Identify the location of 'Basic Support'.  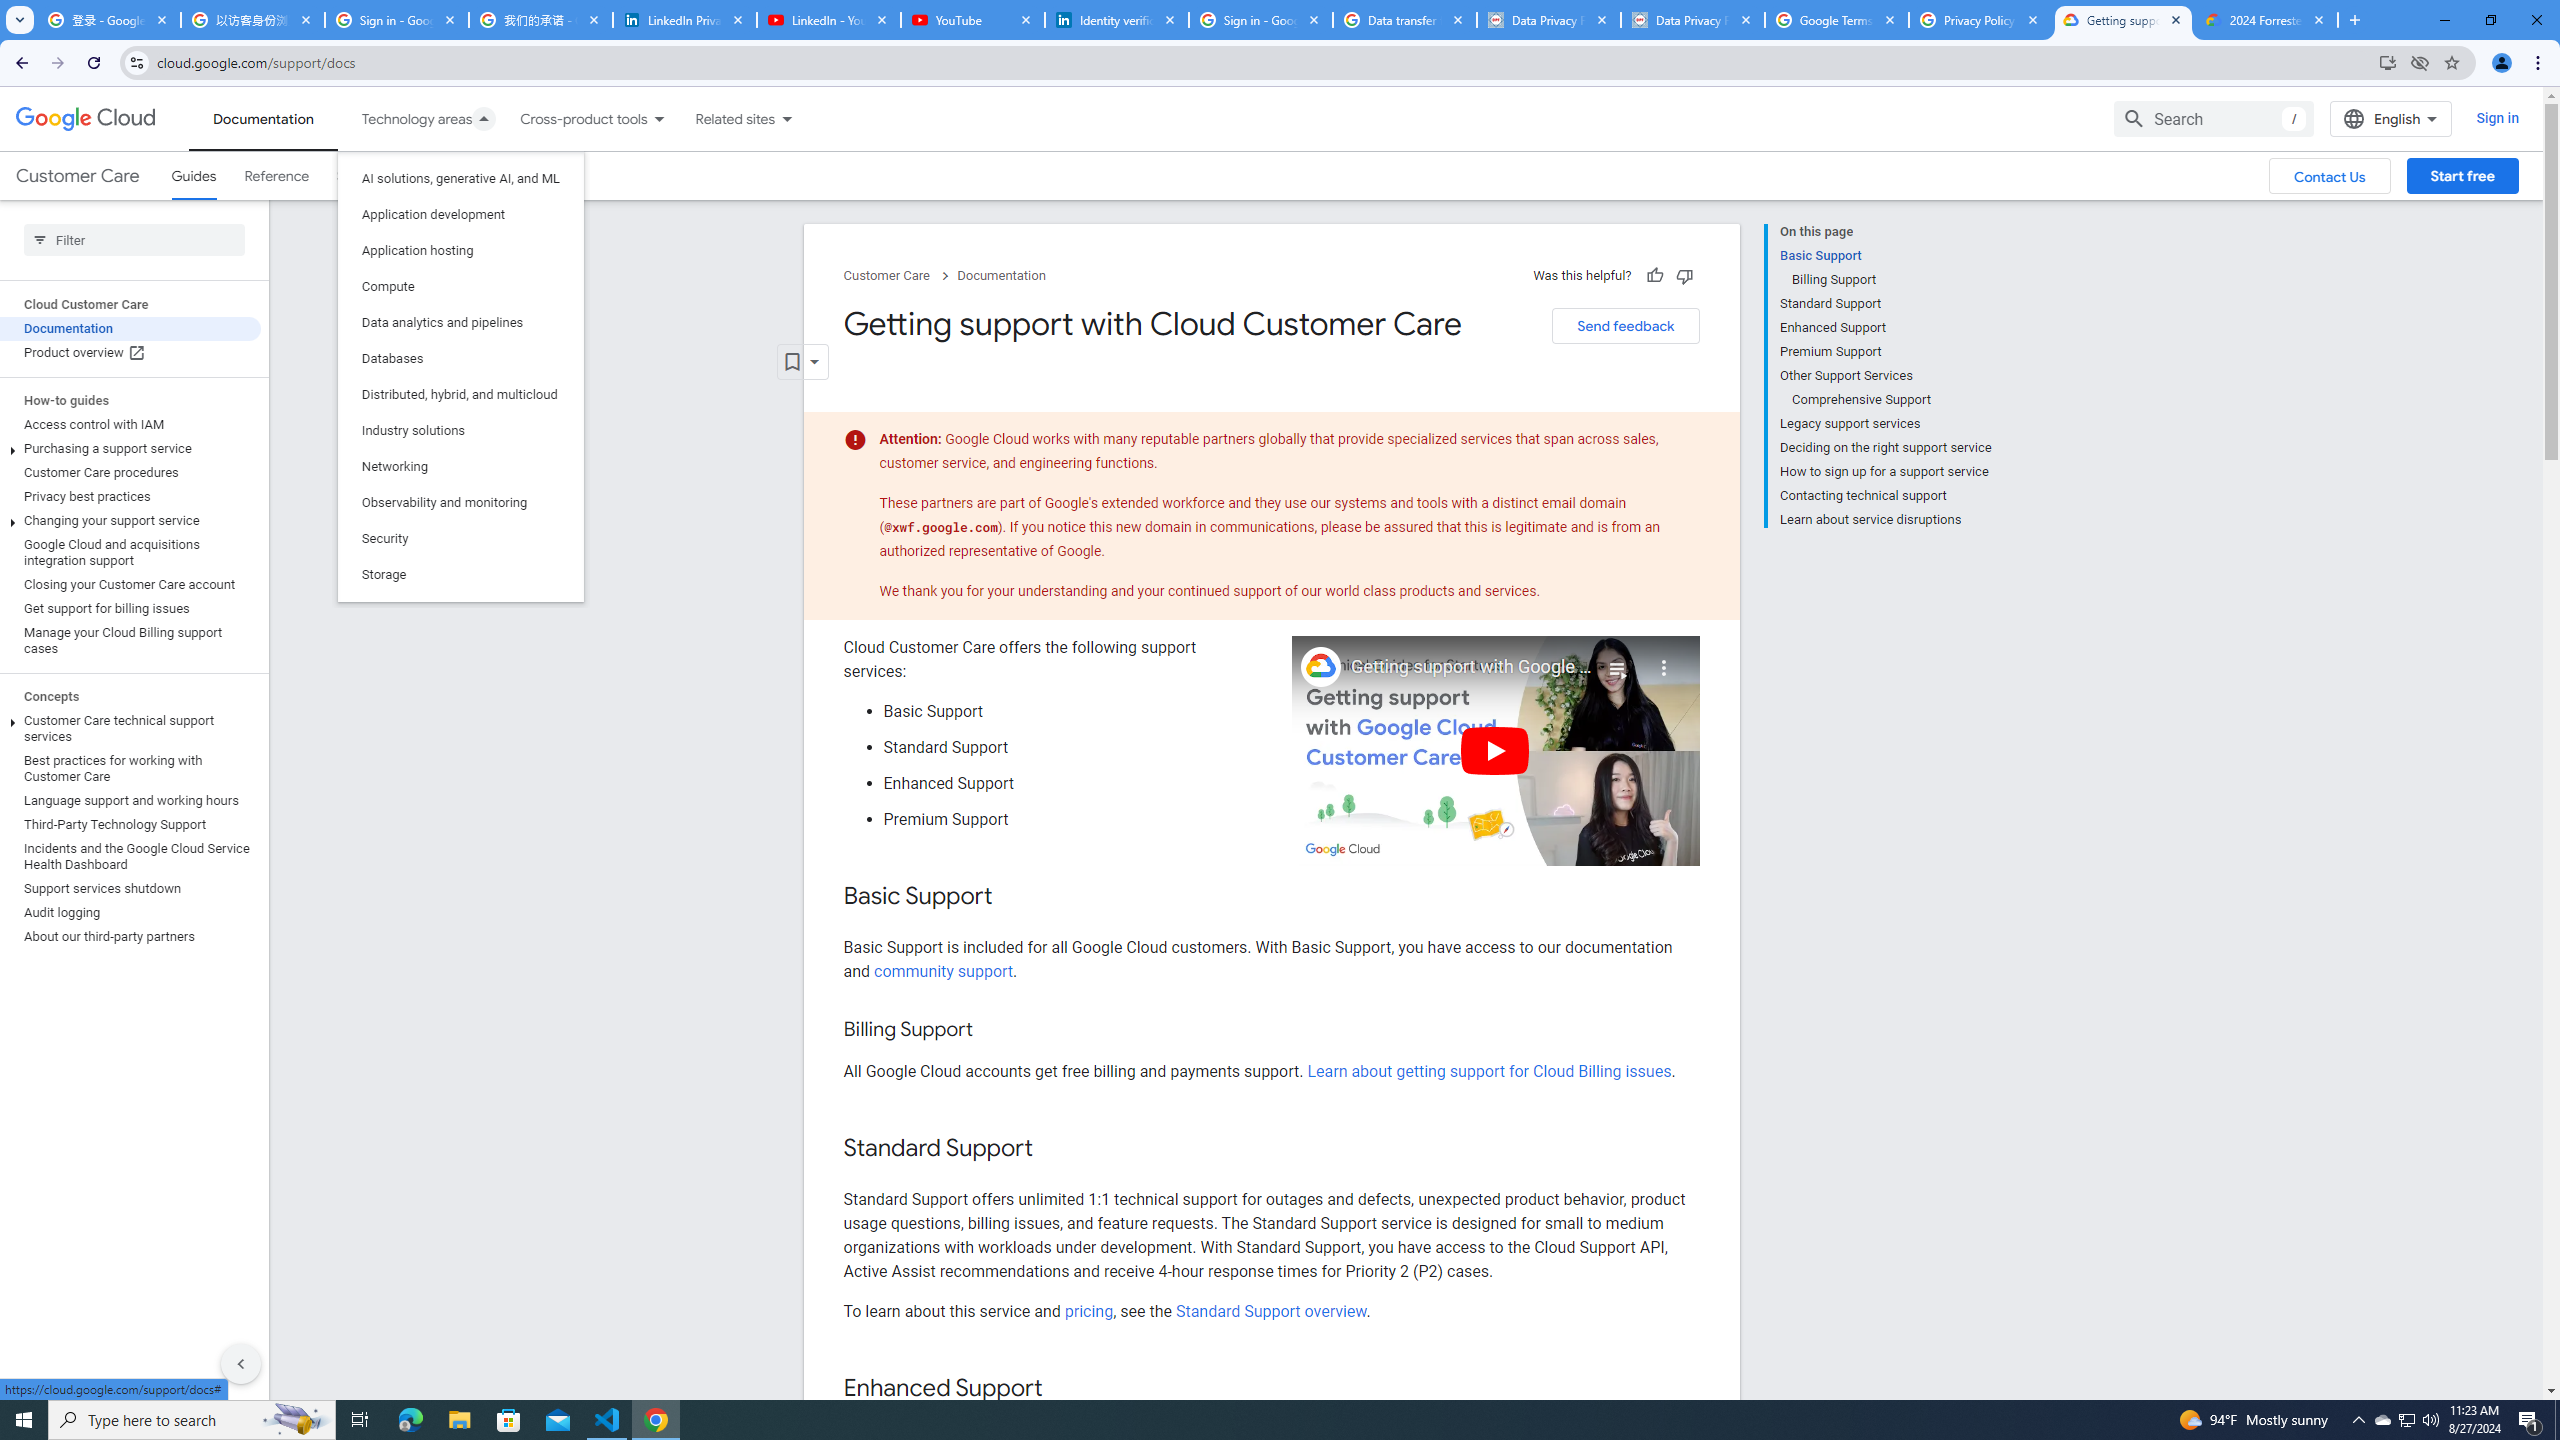
(1884, 254).